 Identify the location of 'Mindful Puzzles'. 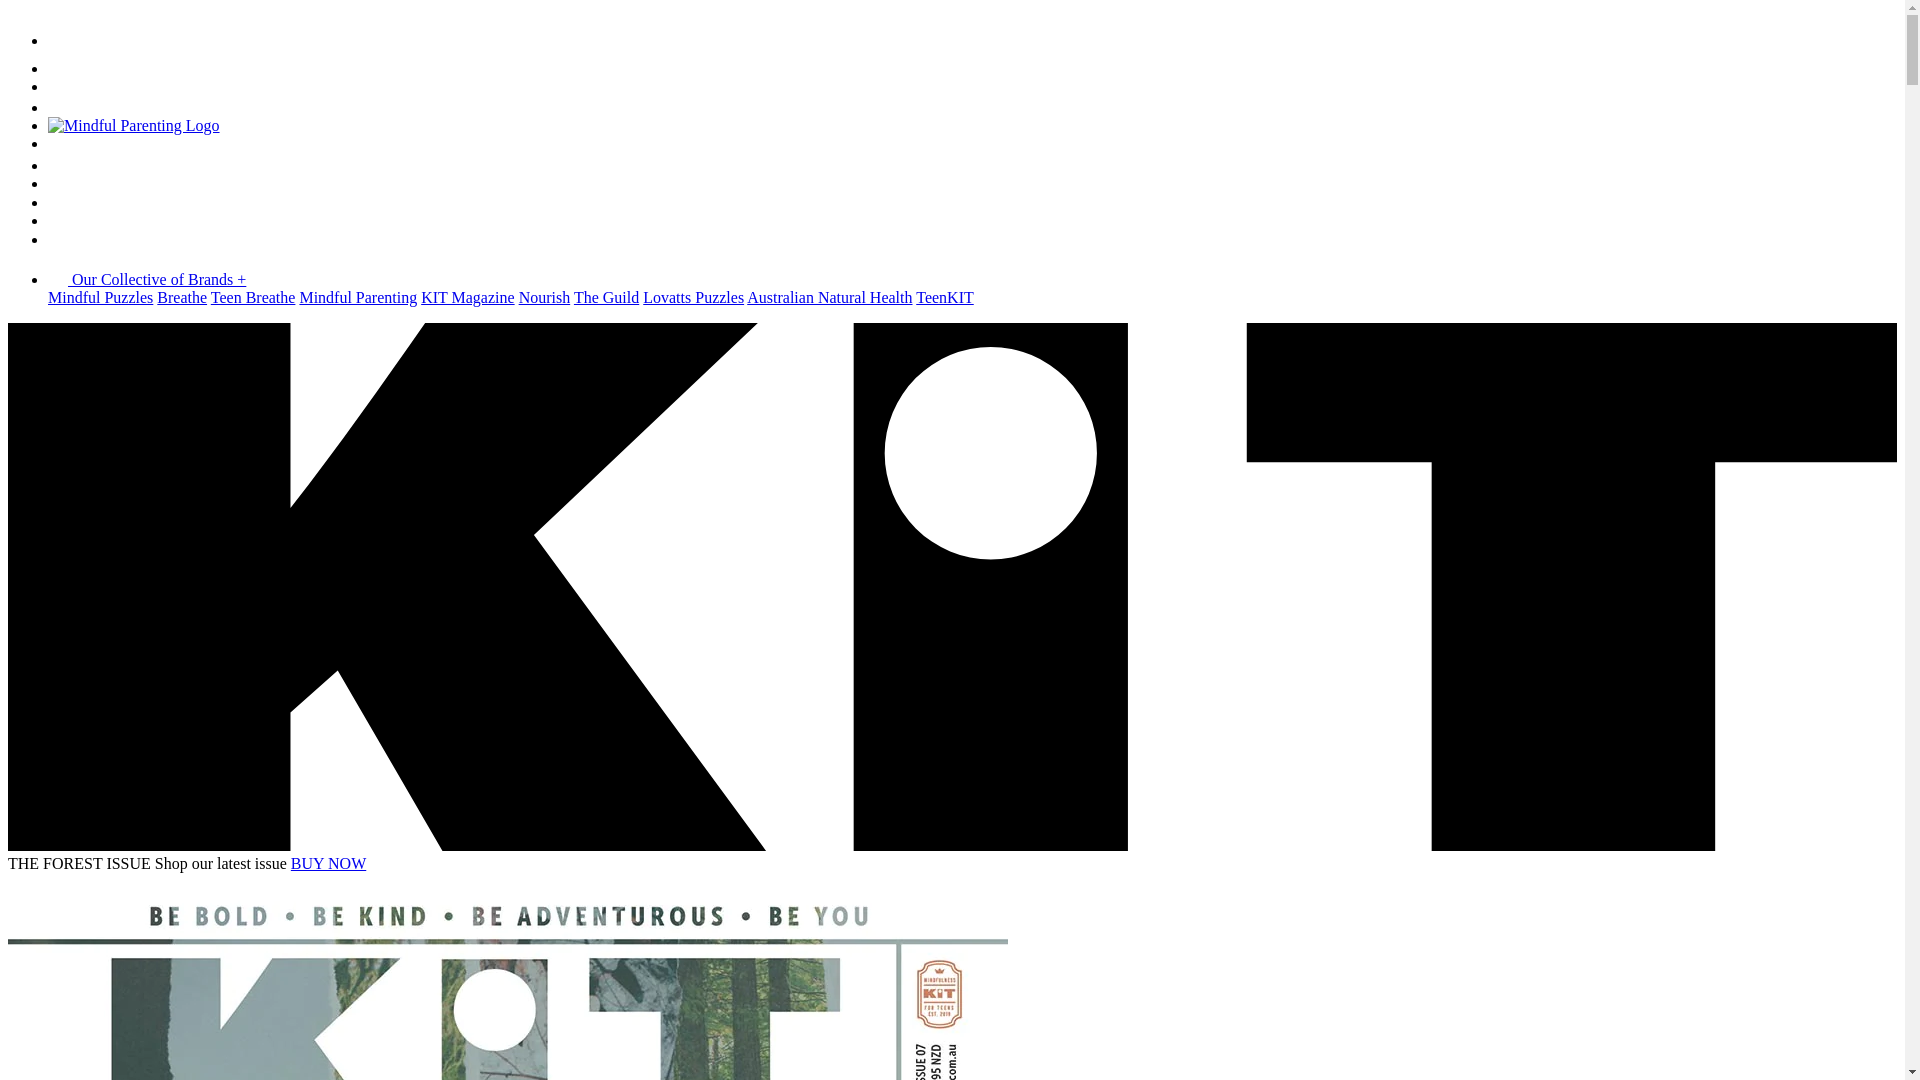
(99, 297).